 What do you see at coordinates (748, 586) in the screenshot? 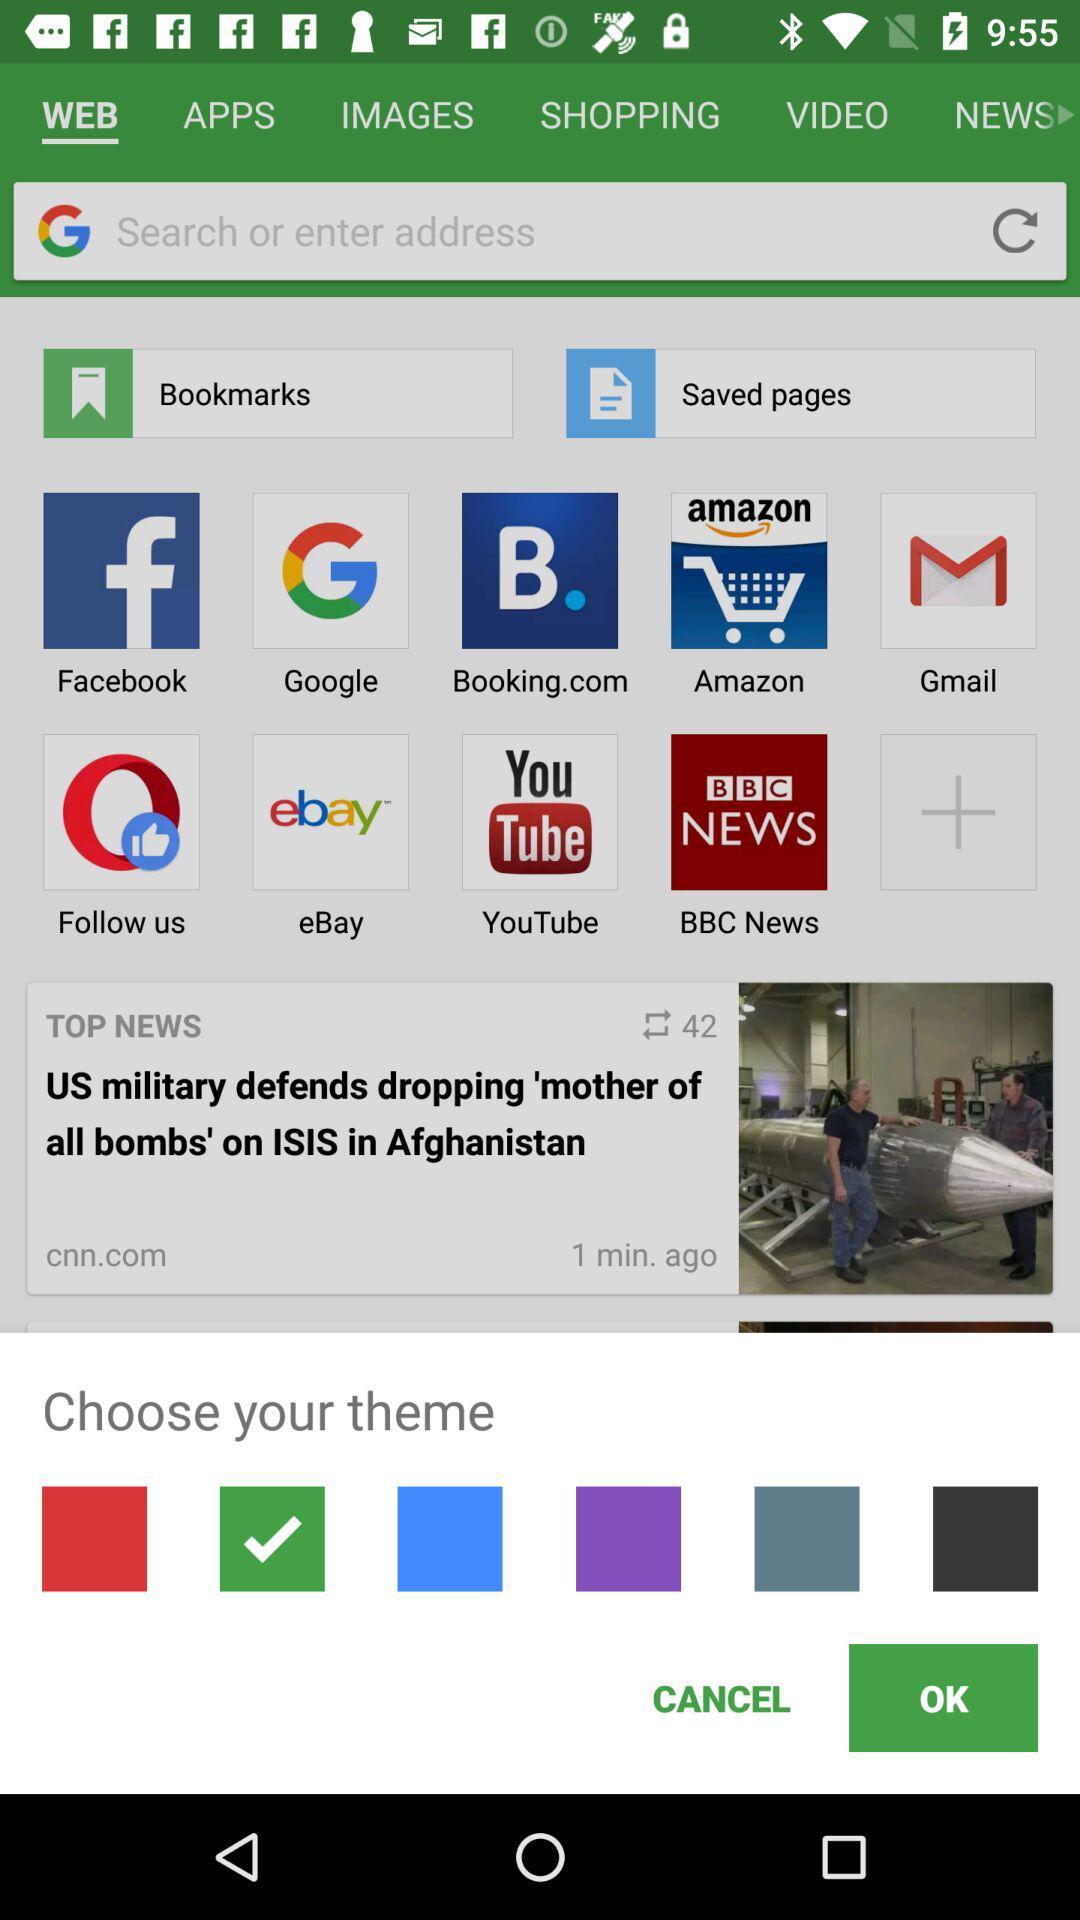
I see `the icon with the text amazon` at bounding box center [748, 586].